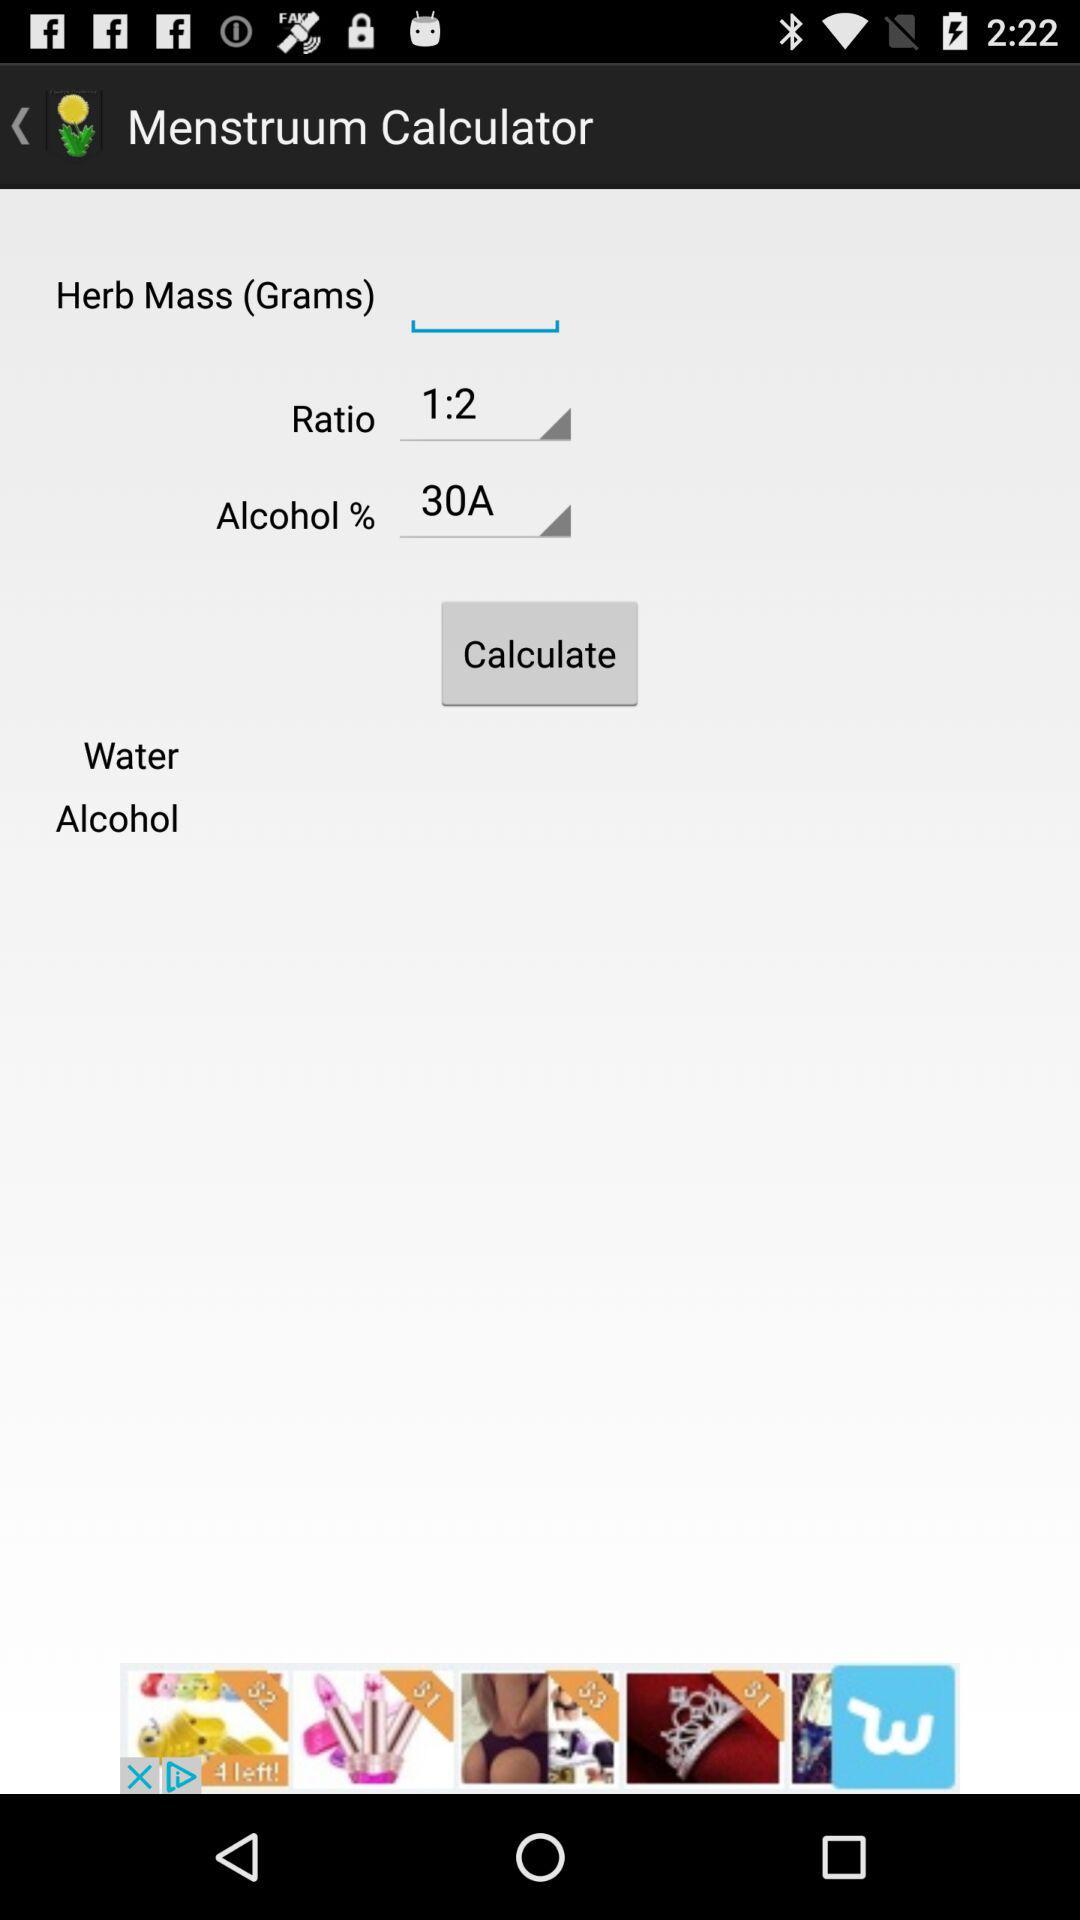 The image size is (1080, 1920). Describe the element at coordinates (540, 1727) in the screenshot. I see `advertisement page` at that location.